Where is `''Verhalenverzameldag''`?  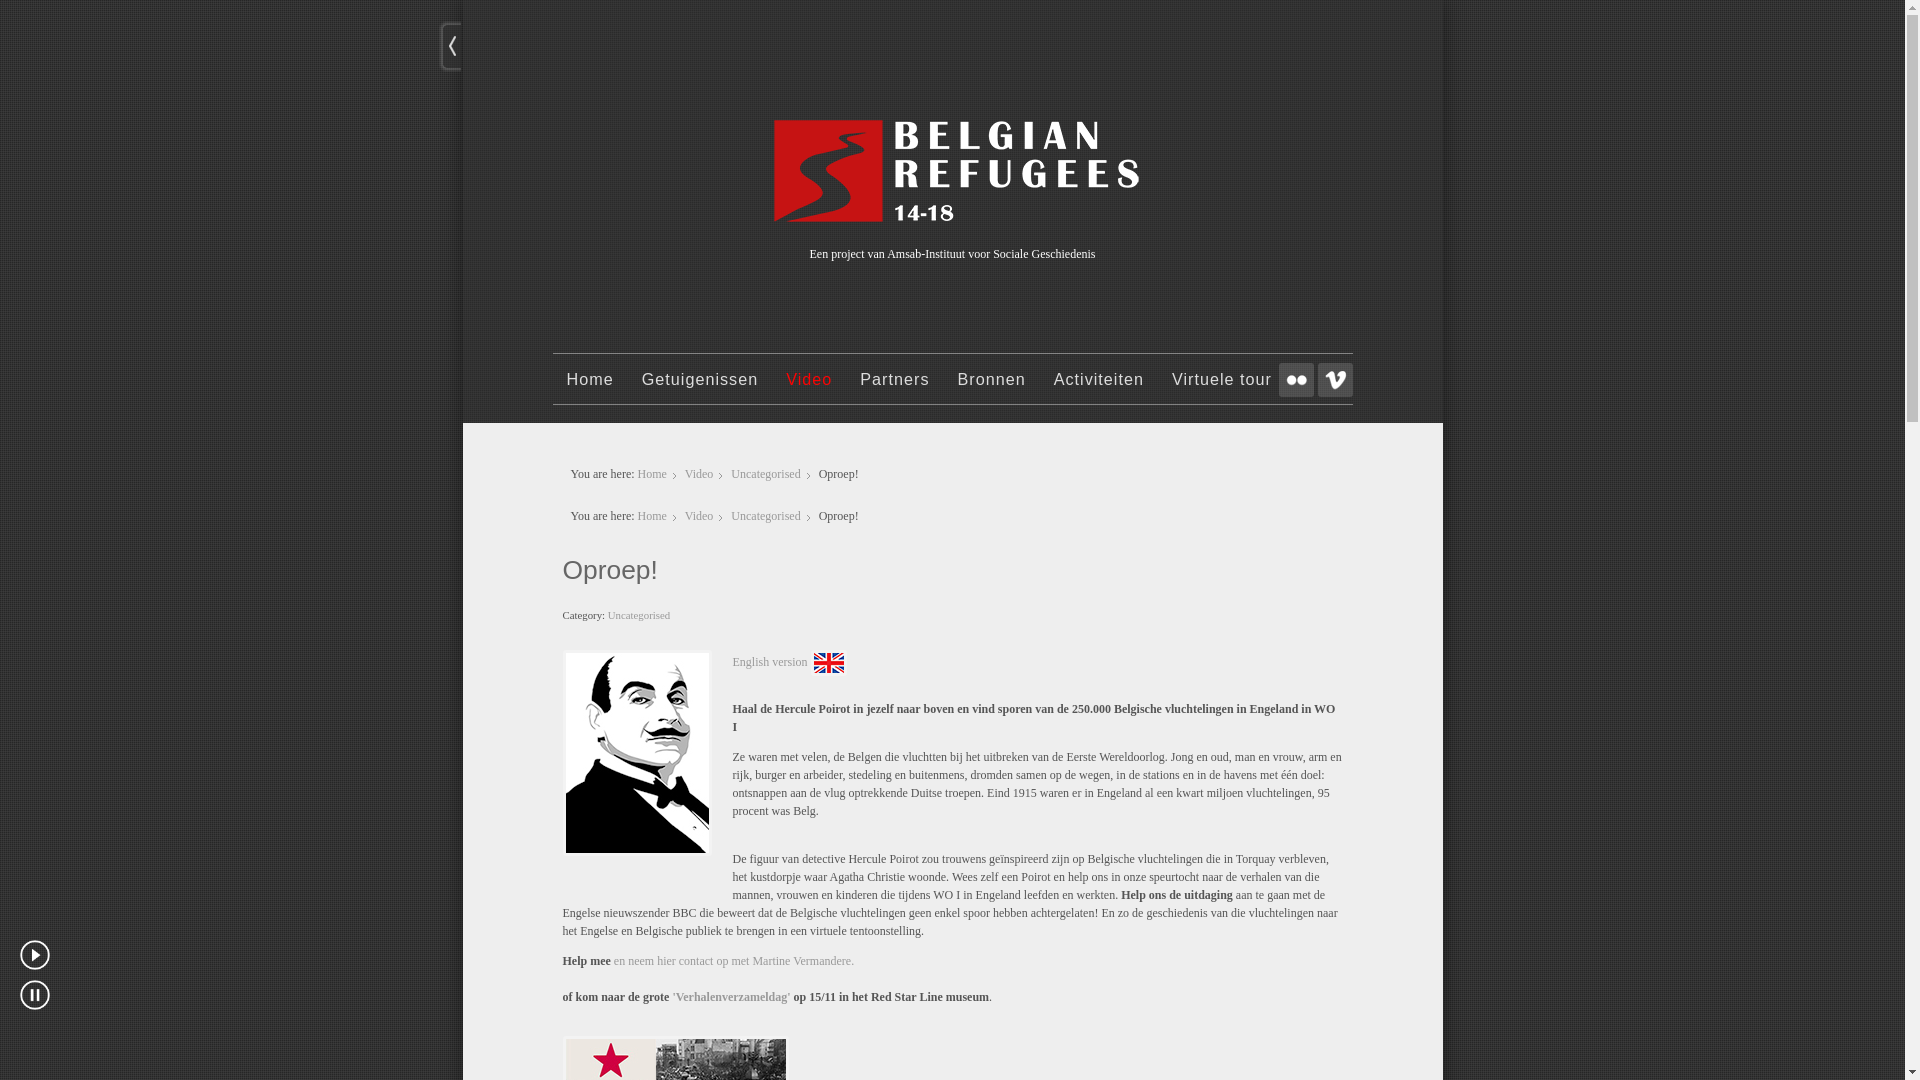 ''Verhalenverzameldag'' is located at coordinates (672, 996).